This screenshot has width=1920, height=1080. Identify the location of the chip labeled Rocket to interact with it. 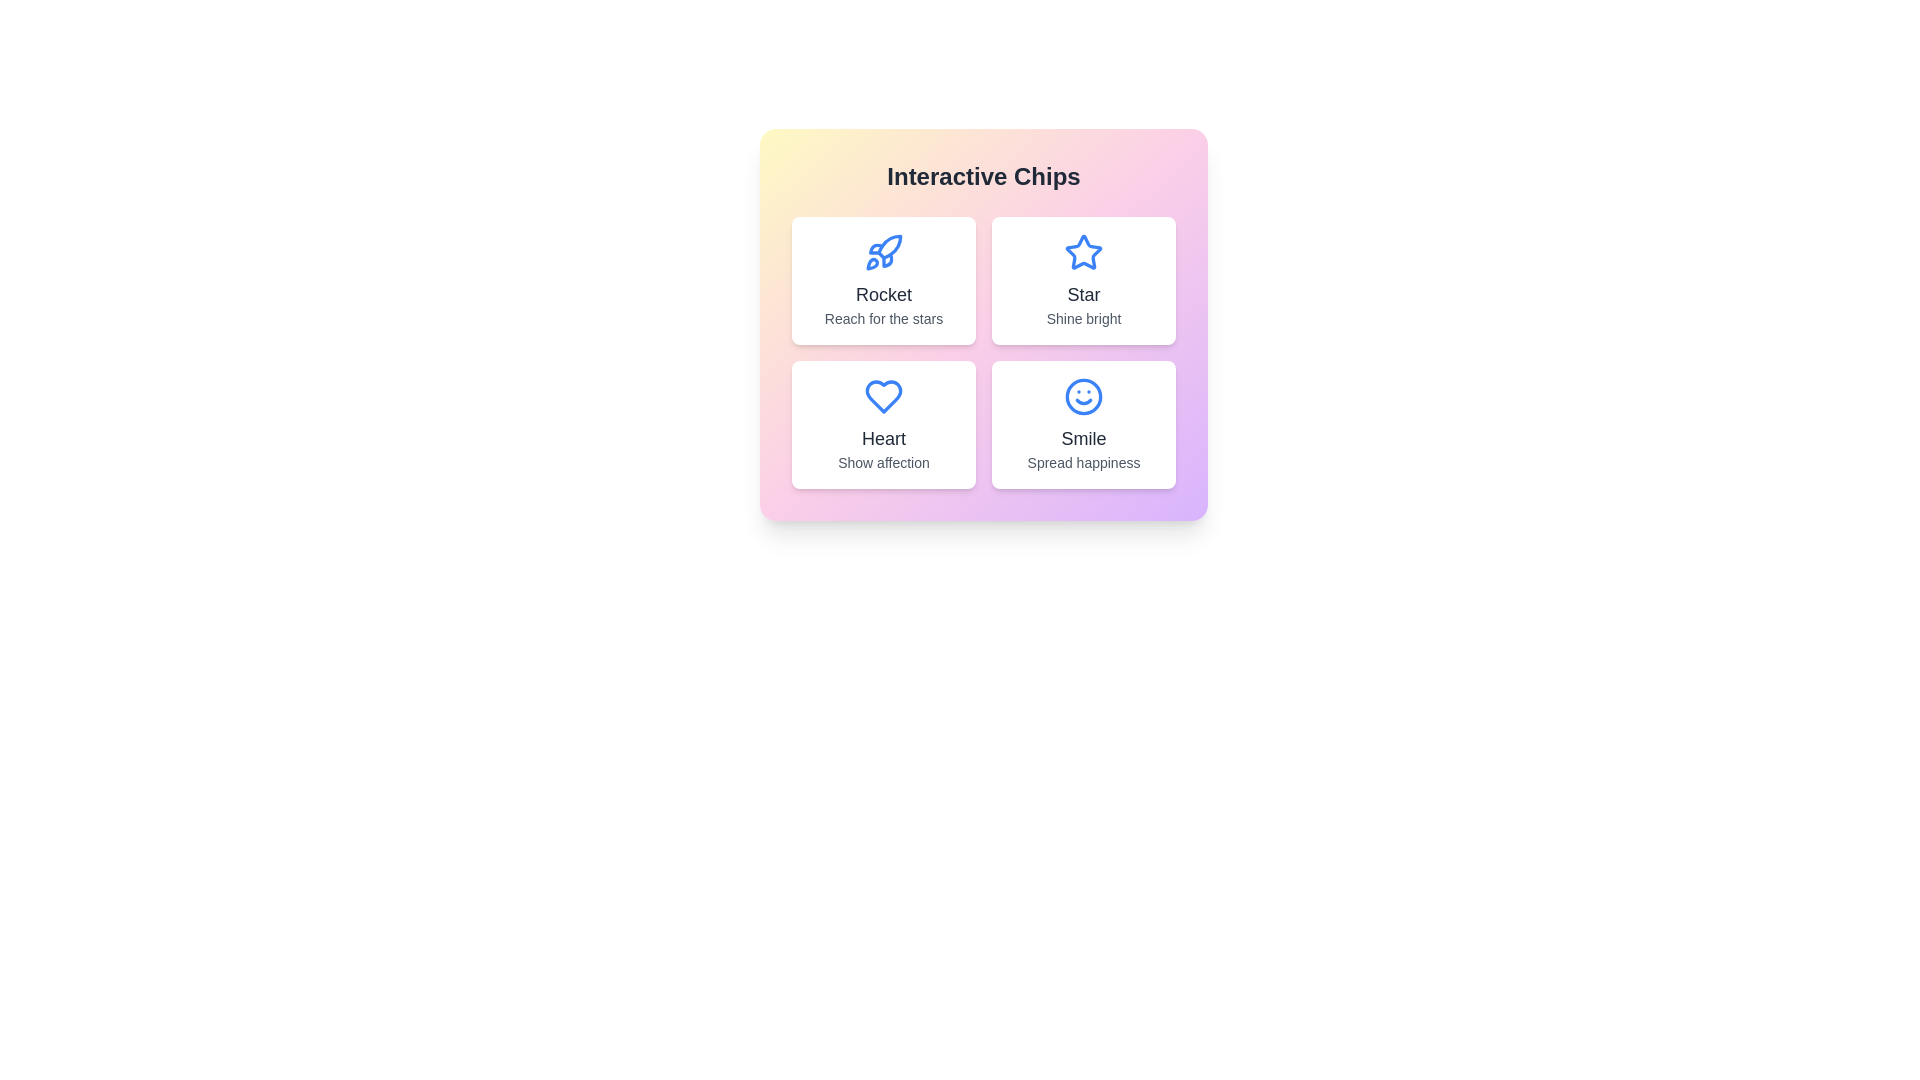
(882, 281).